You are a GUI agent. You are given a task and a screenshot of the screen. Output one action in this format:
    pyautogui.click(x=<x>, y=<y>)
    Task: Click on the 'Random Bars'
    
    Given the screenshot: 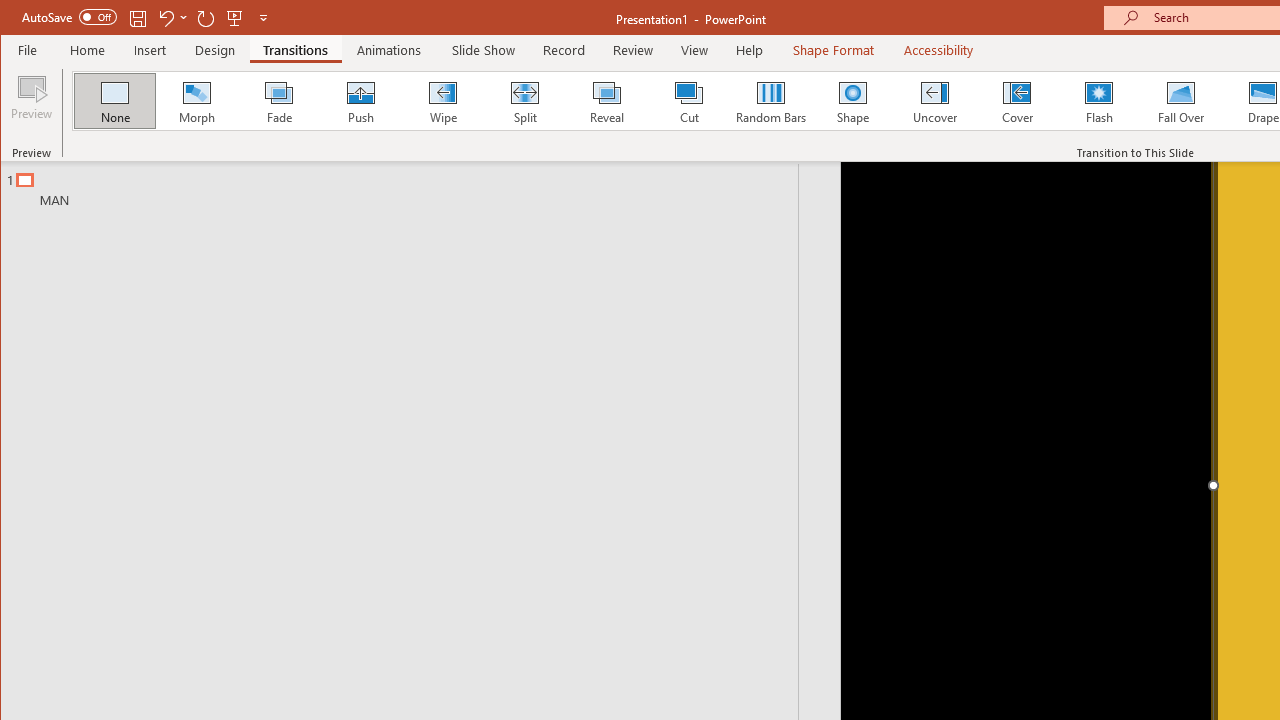 What is the action you would take?
    pyautogui.click(x=769, y=100)
    